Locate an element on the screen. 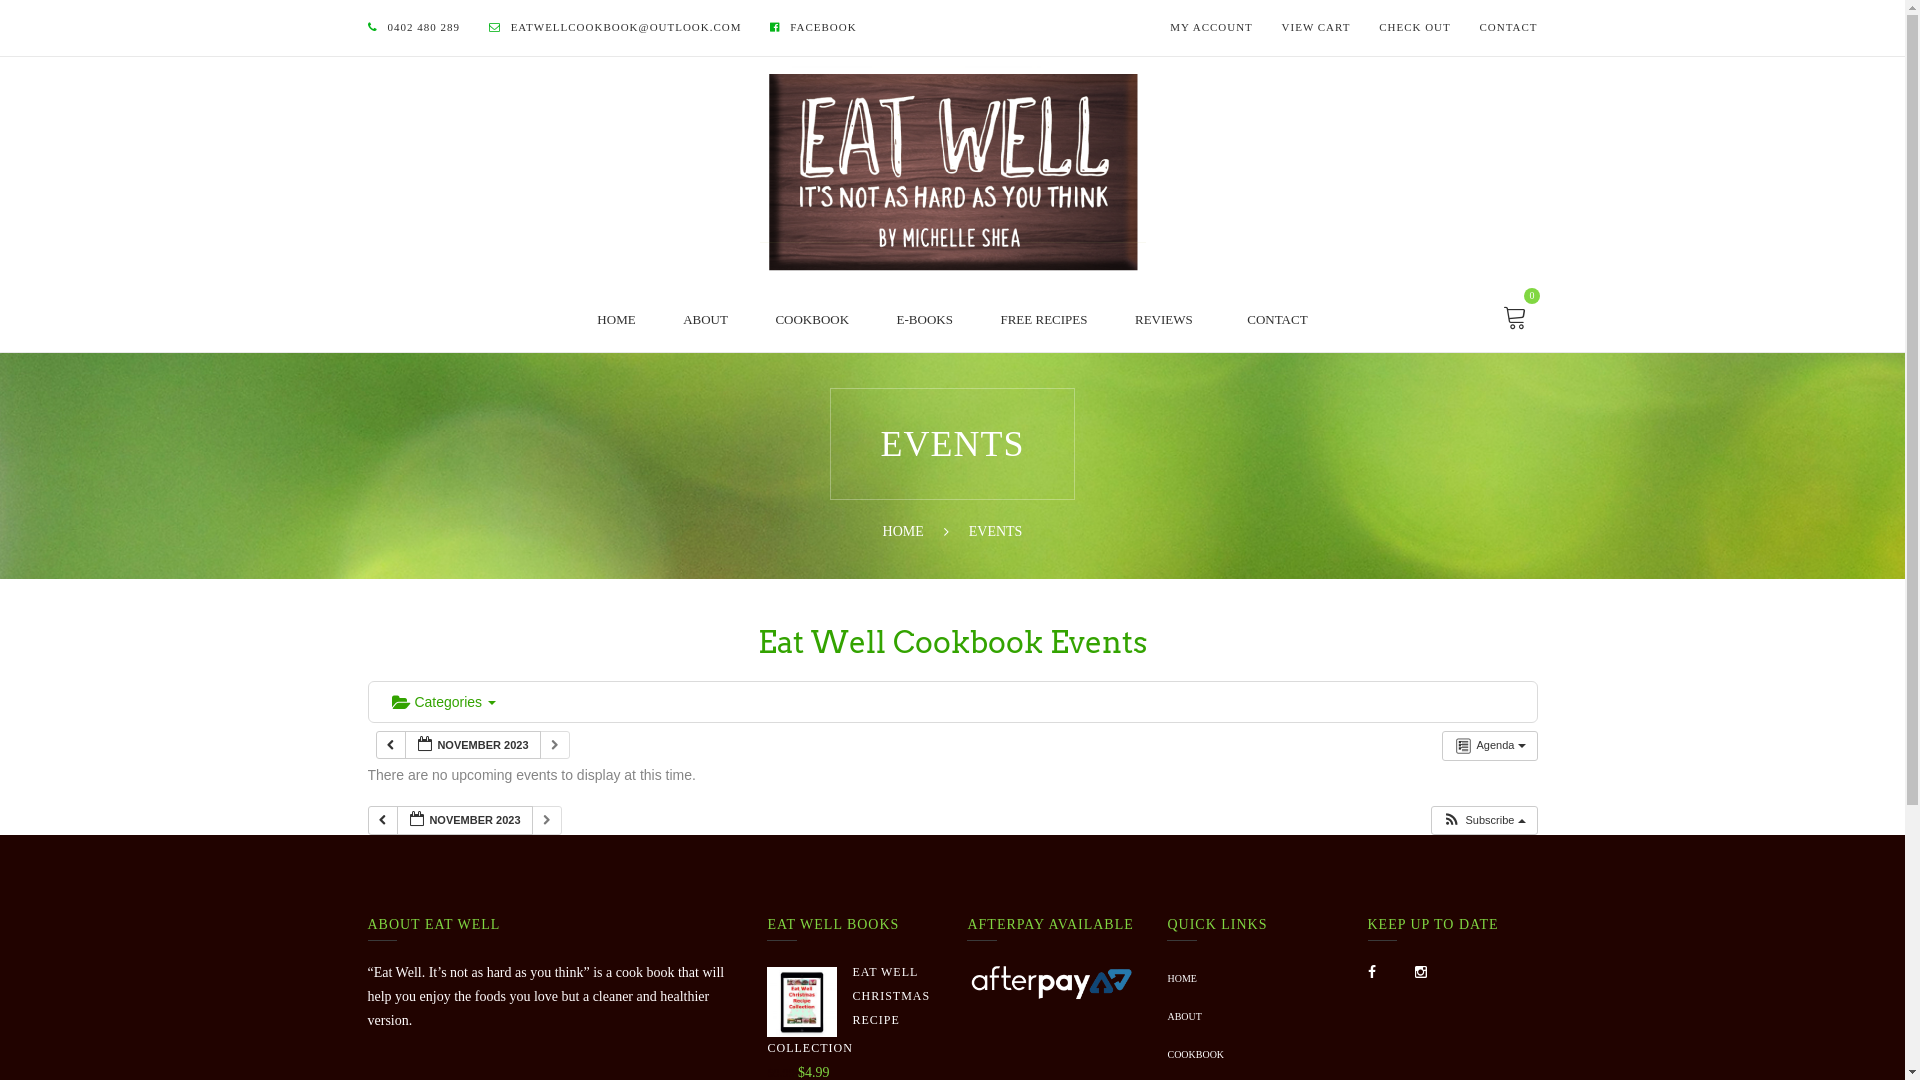 The image size is (1920, 1080). 'NOVEMBER 2023' is located at coordinates (470, 745).